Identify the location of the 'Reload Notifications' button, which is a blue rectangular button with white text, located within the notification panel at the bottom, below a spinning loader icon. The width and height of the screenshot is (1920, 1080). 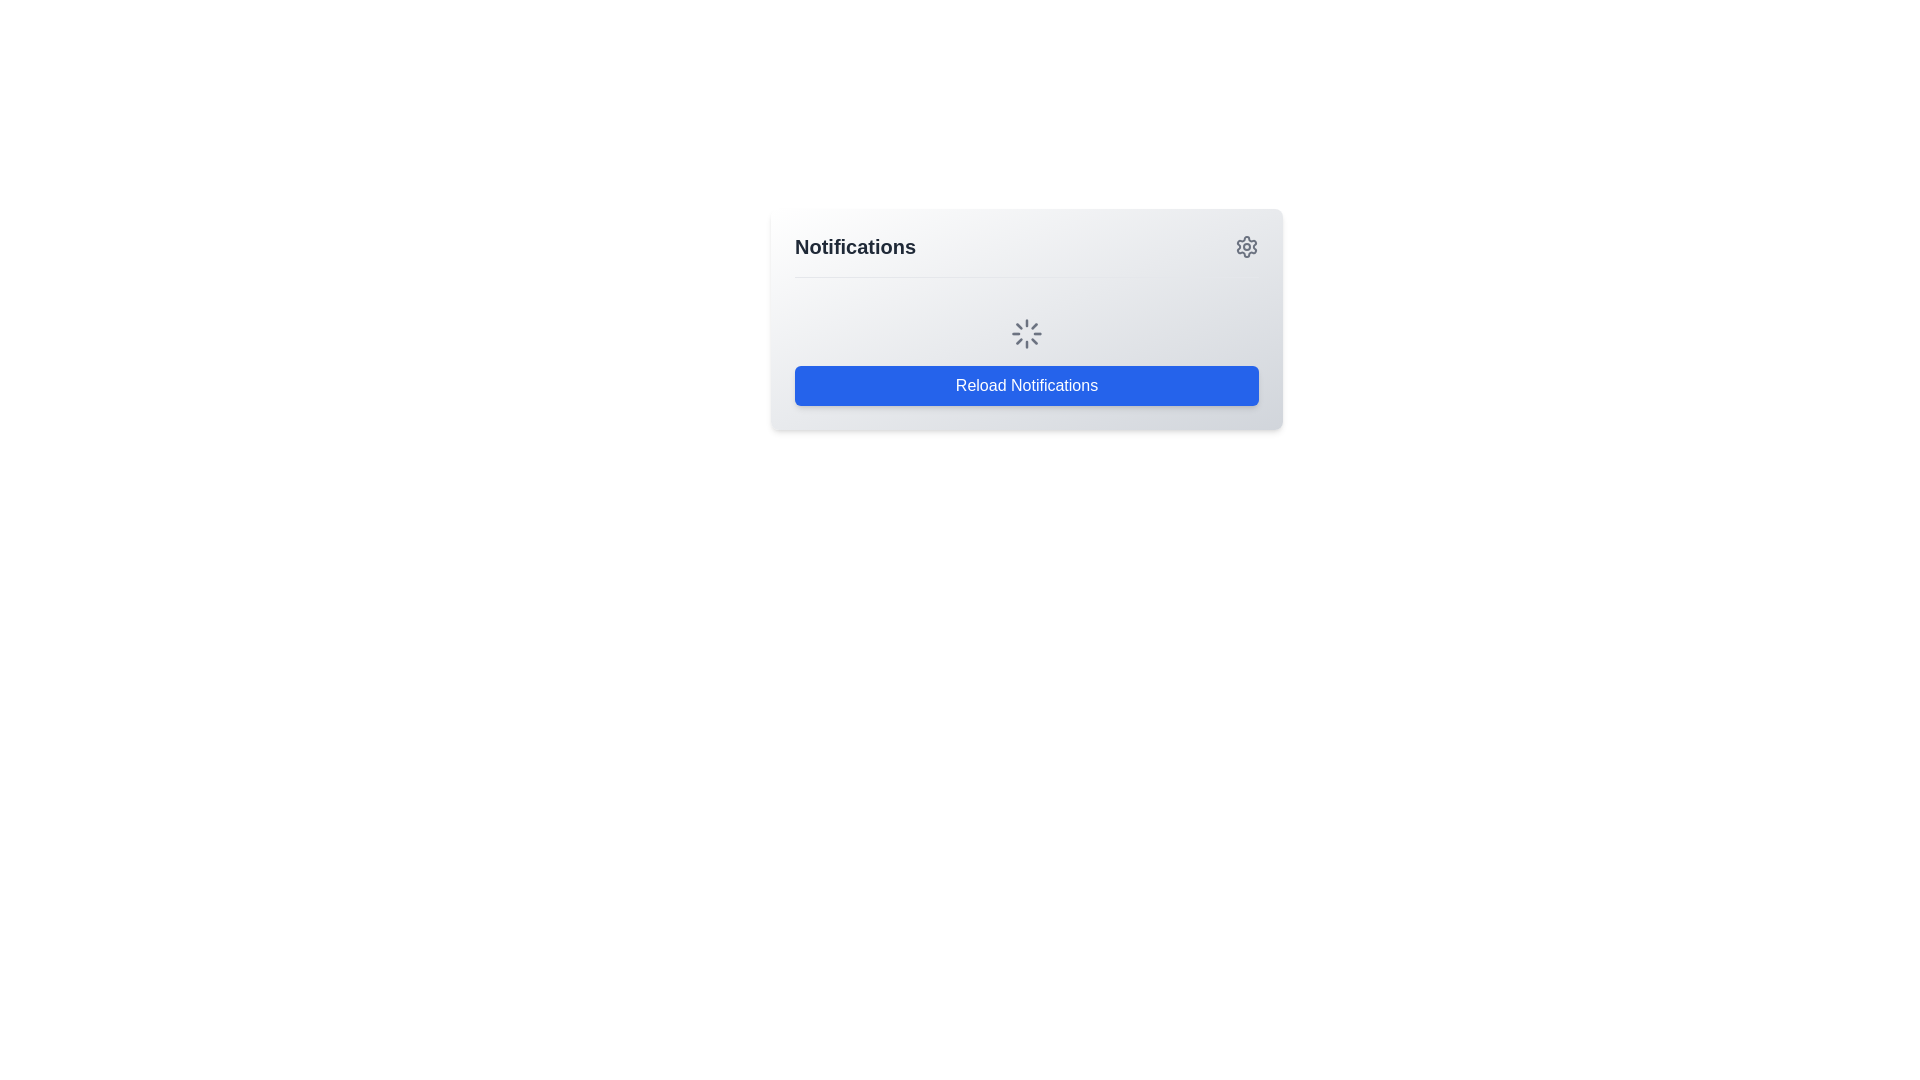
(1027, 385).